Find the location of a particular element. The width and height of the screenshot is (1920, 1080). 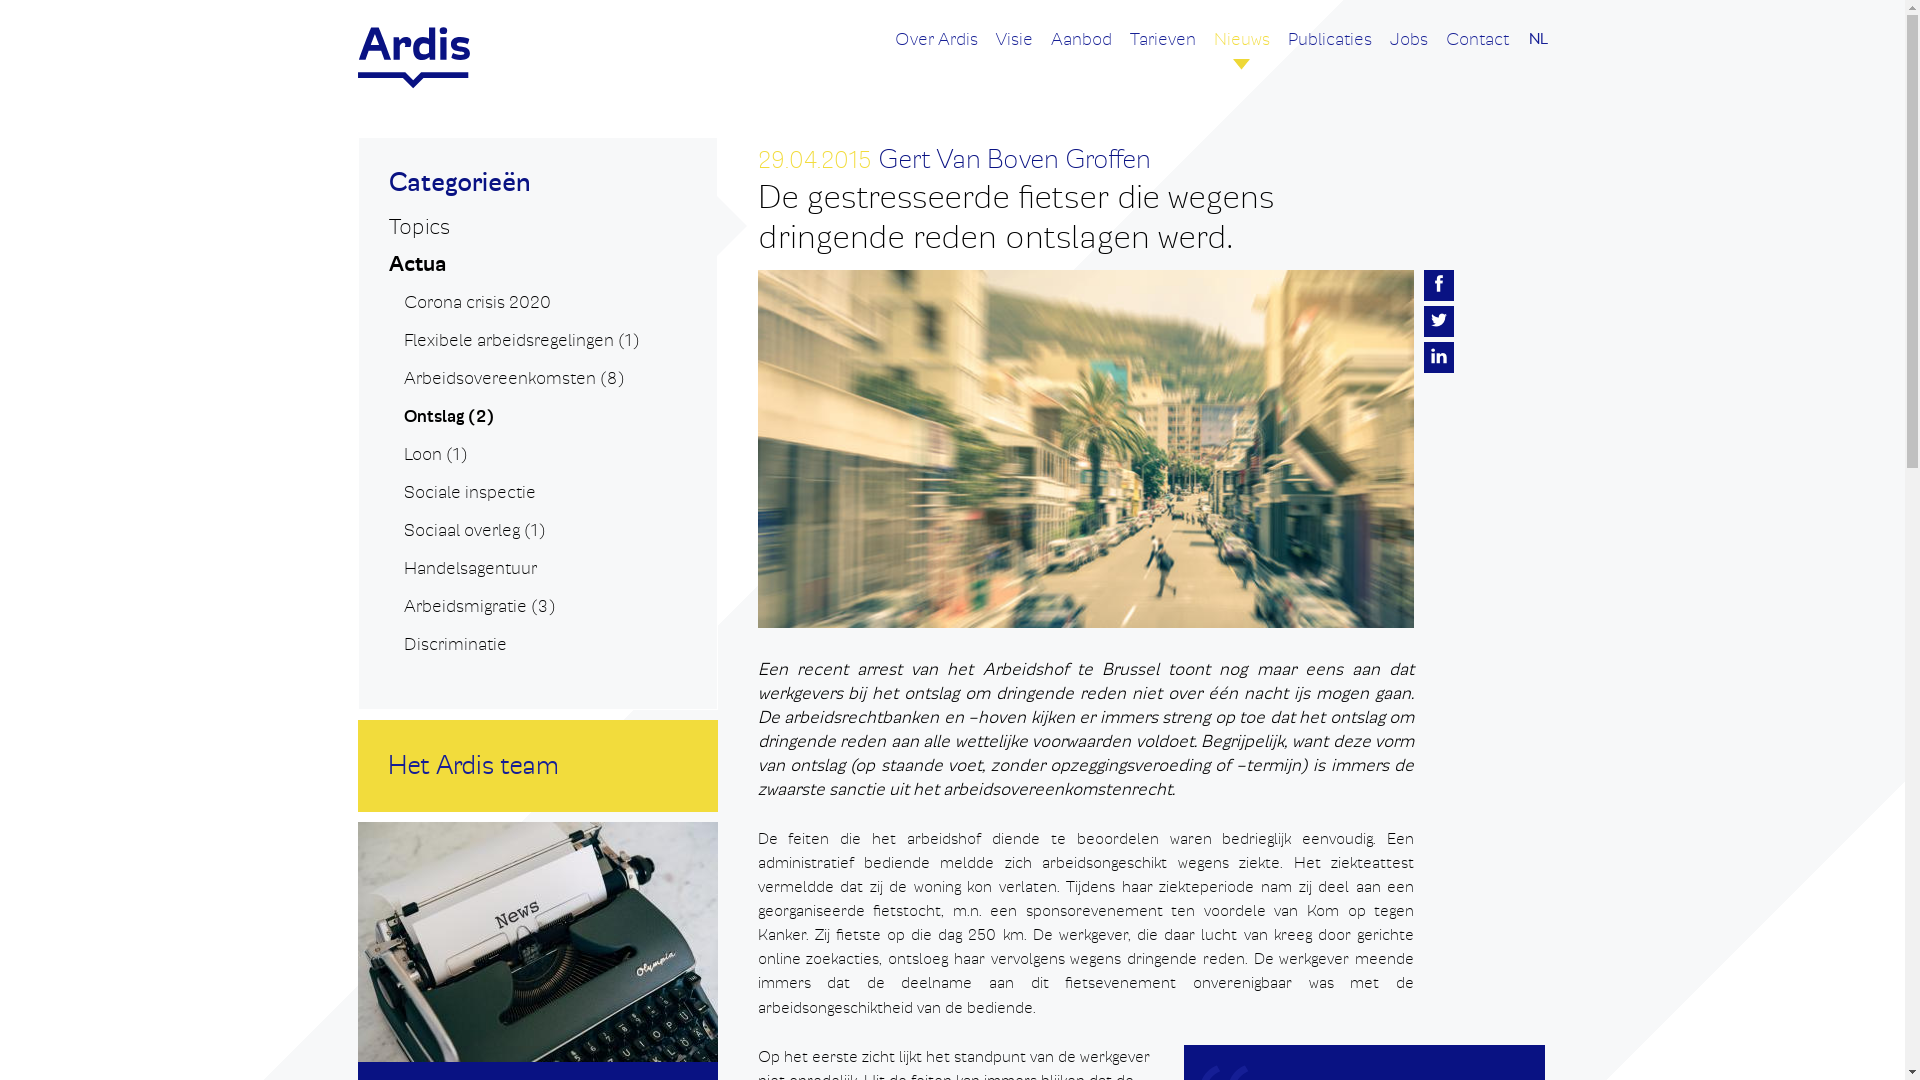

'Topics' is located at coordinates (417, 226).